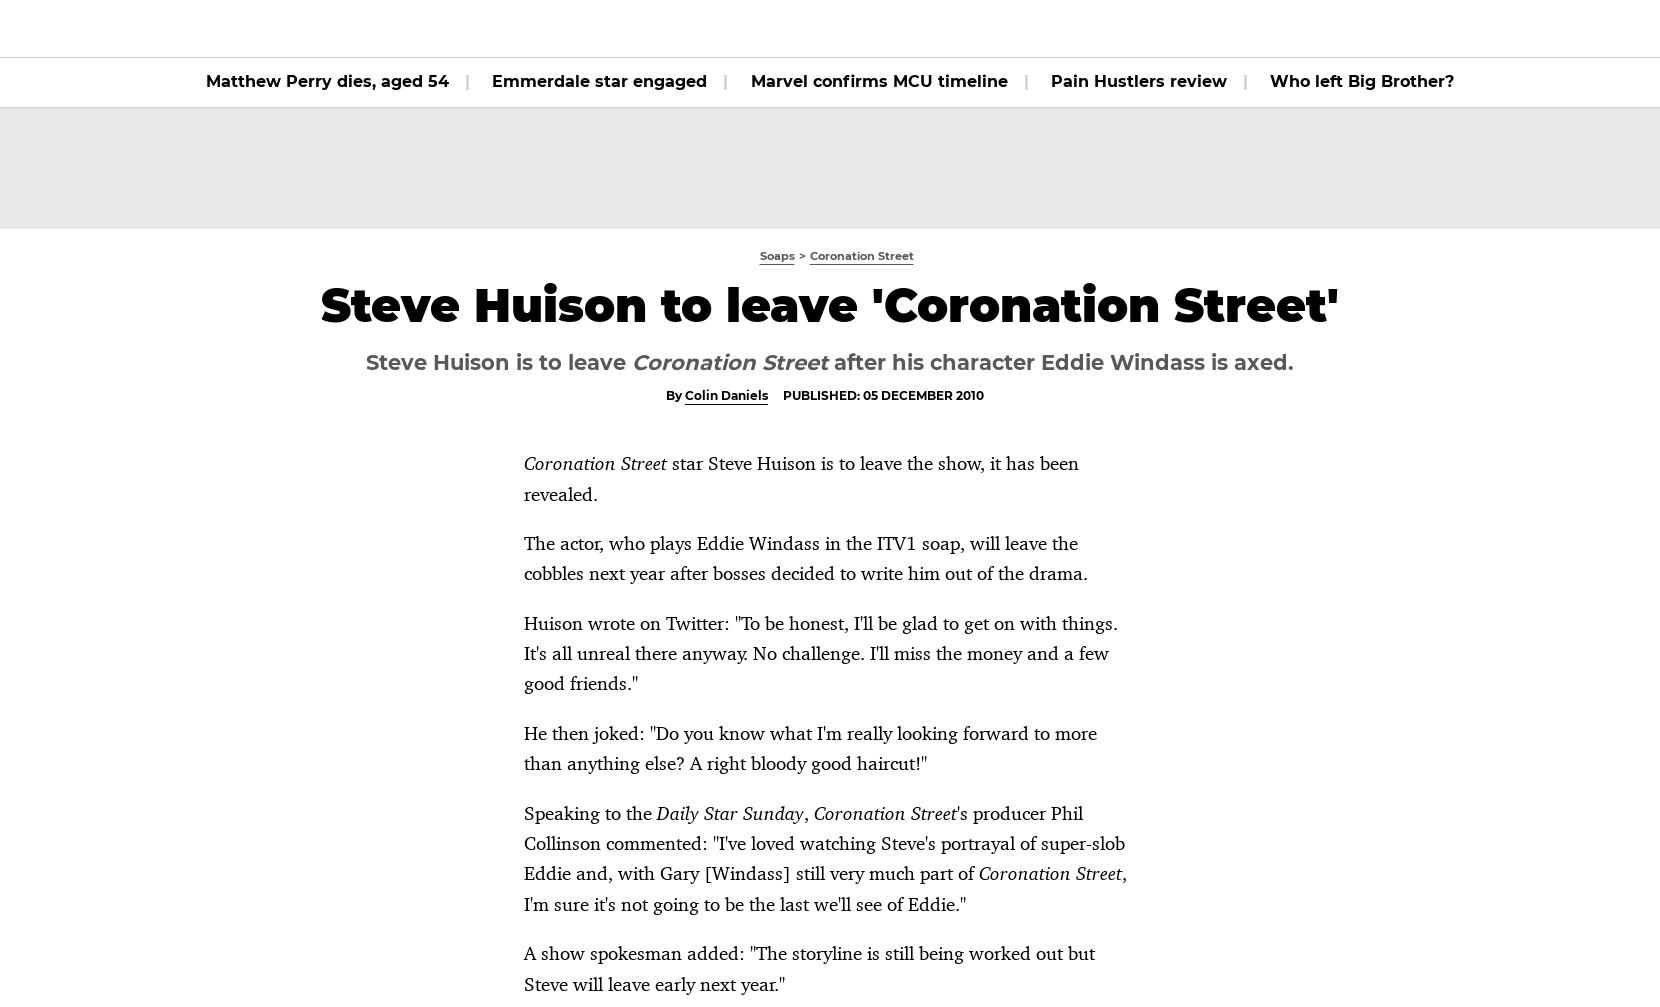 The height and width of the screenshot is (1007, 1660). What do you see at coordinates (730, 28) in the screenshot?
I see `'News'` at bounding box center [730, 28].